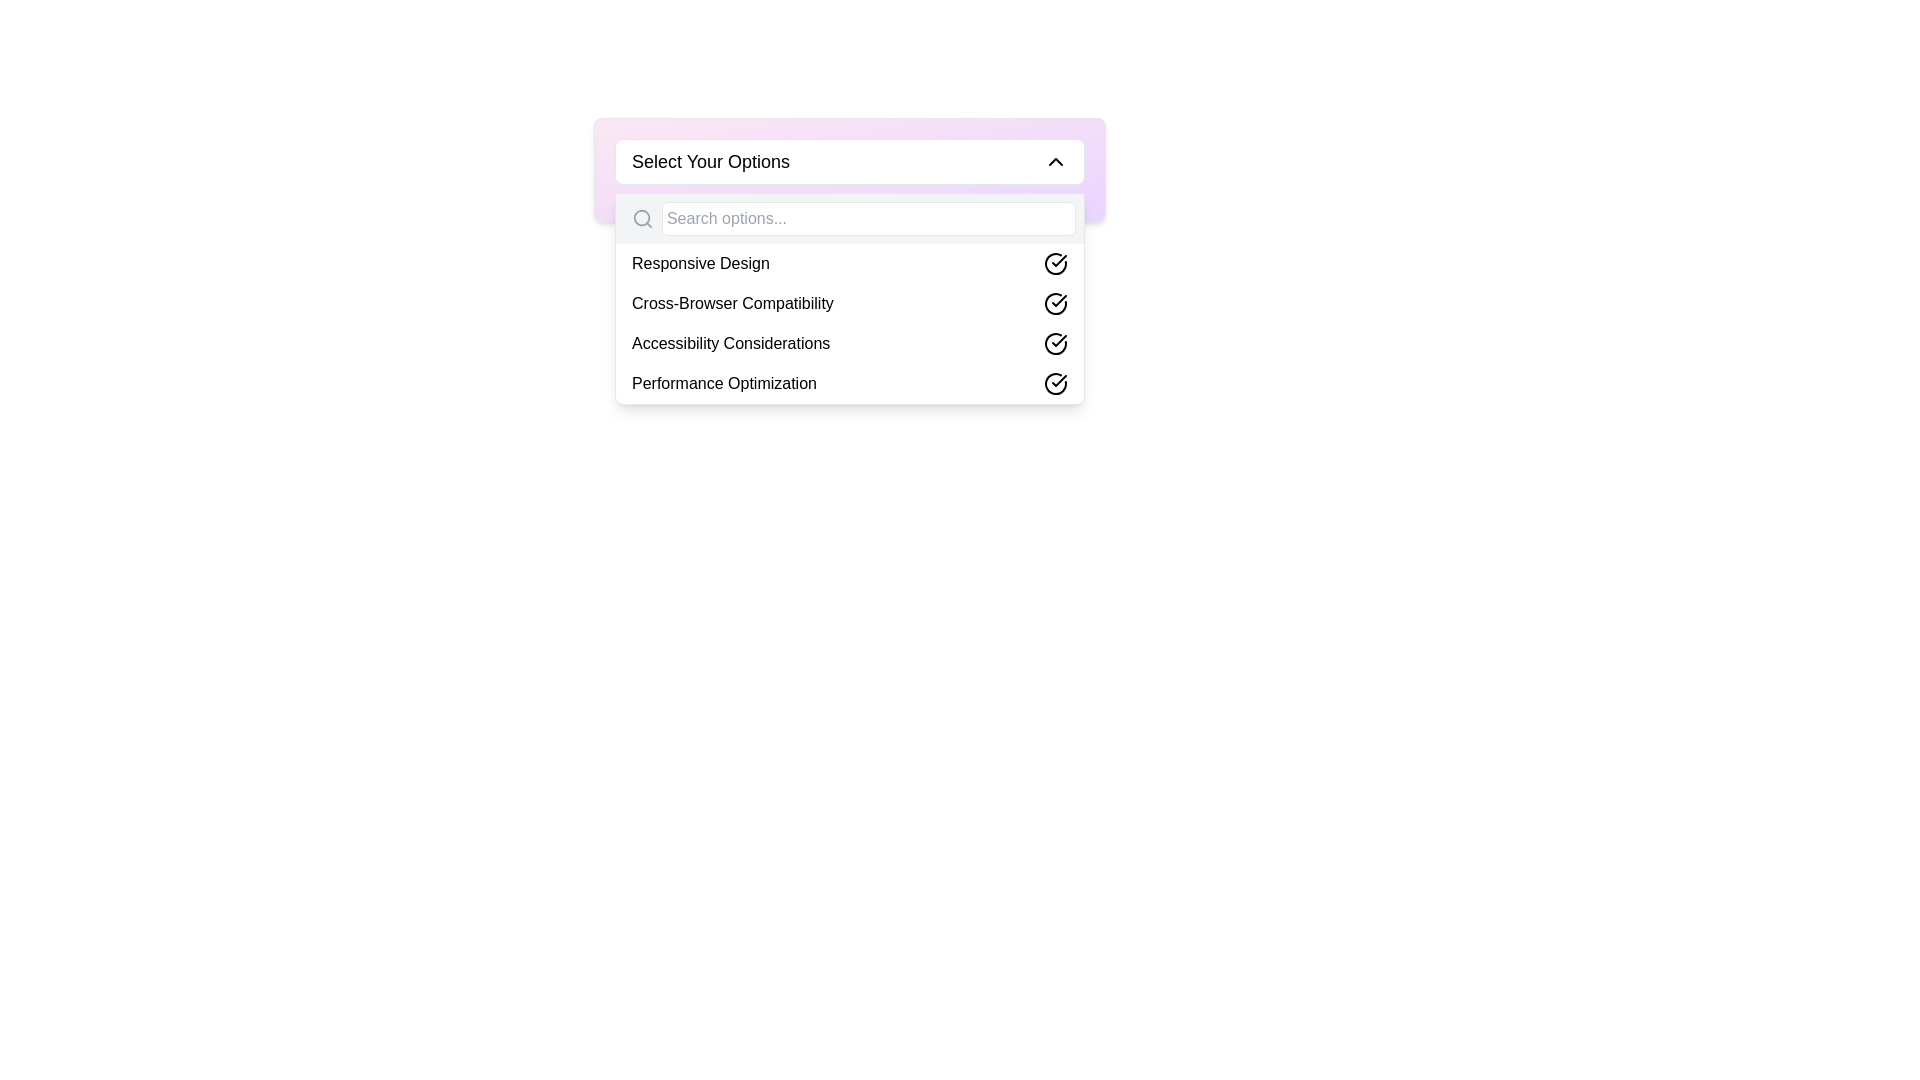  What do you see at coordinates (849, 168) in the screenshot?
I see `the dropdown menu titled 'Select Your Options' by tabbing to it` at bounding box center [849, 168].